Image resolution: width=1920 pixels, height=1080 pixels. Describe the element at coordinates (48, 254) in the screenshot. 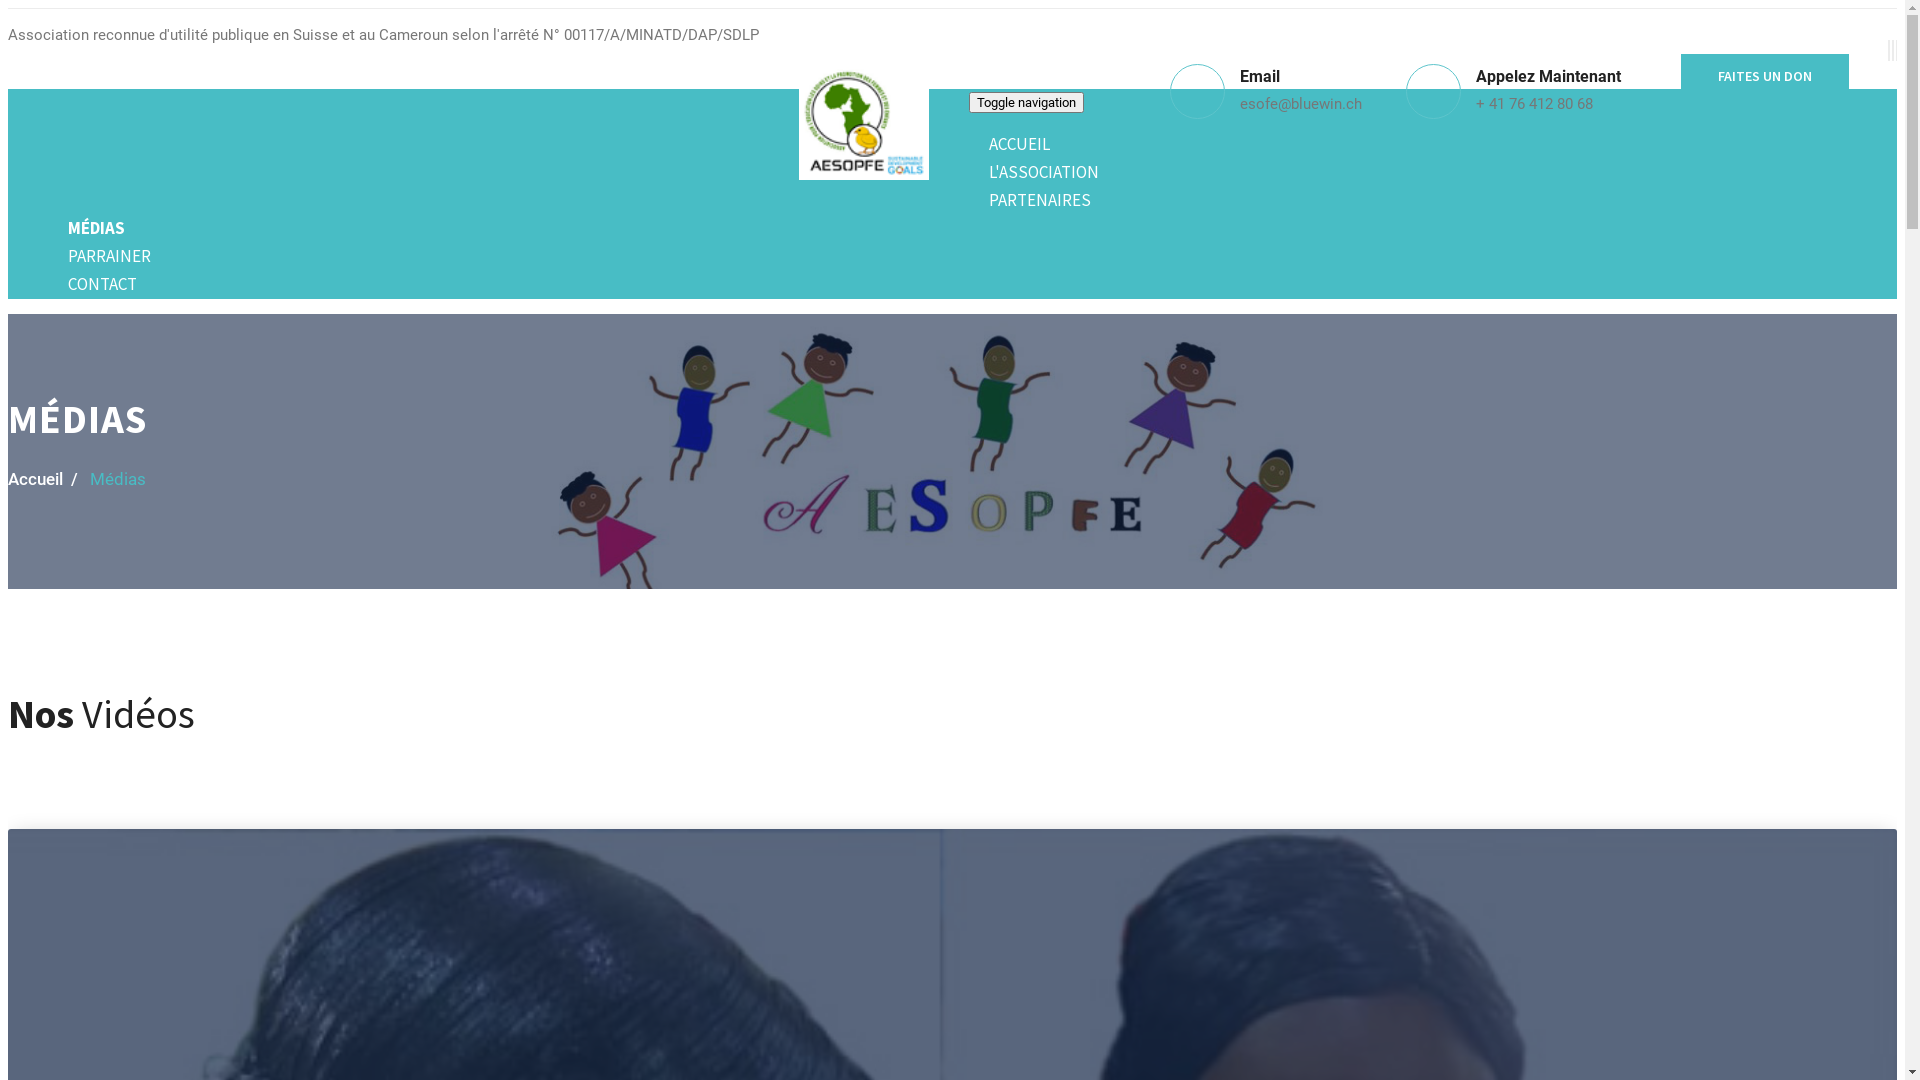

I see `'PARRAINER'` at that location.